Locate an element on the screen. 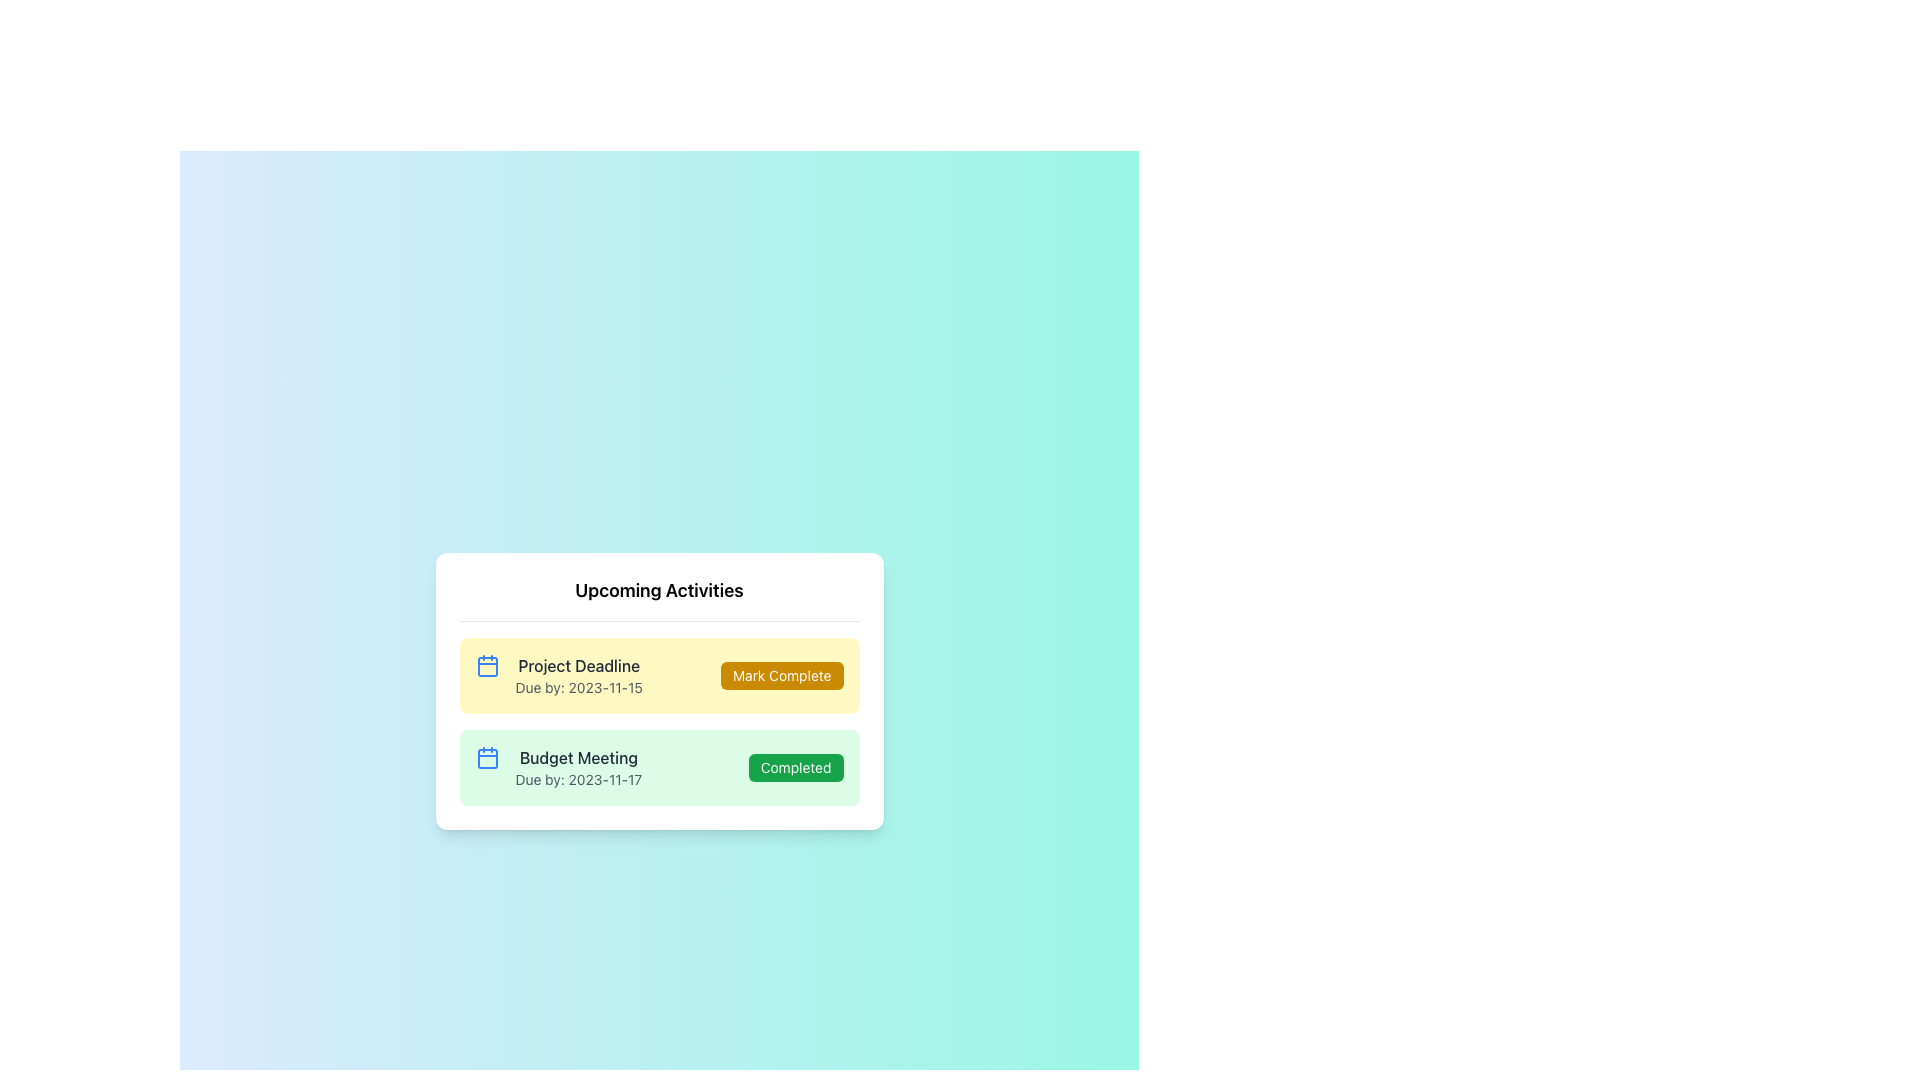 The image size is (1920, 1080). the blue calendar icon located to the left of the 'Budget Meeting' row in the 'Upcoming Activities' section is located at coordinates (487, 757).